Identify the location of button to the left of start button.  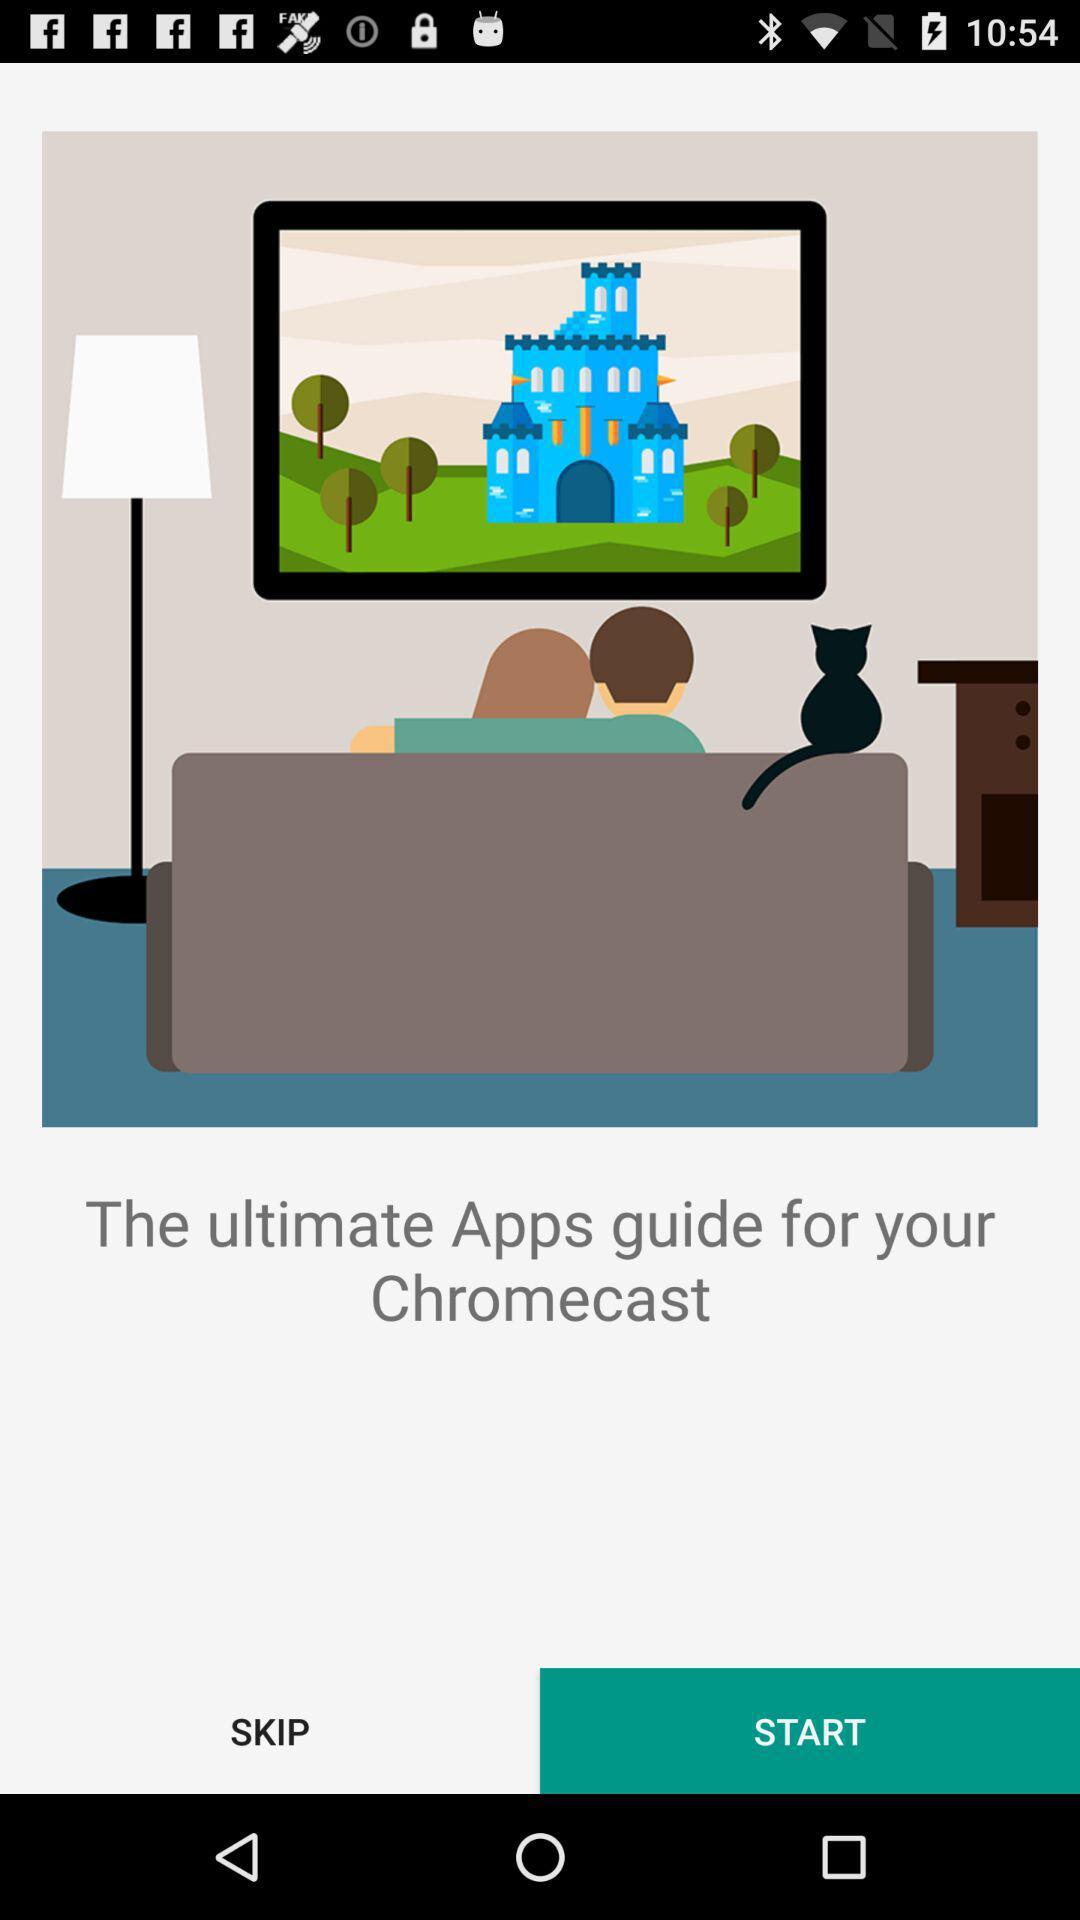
(270, 1730).